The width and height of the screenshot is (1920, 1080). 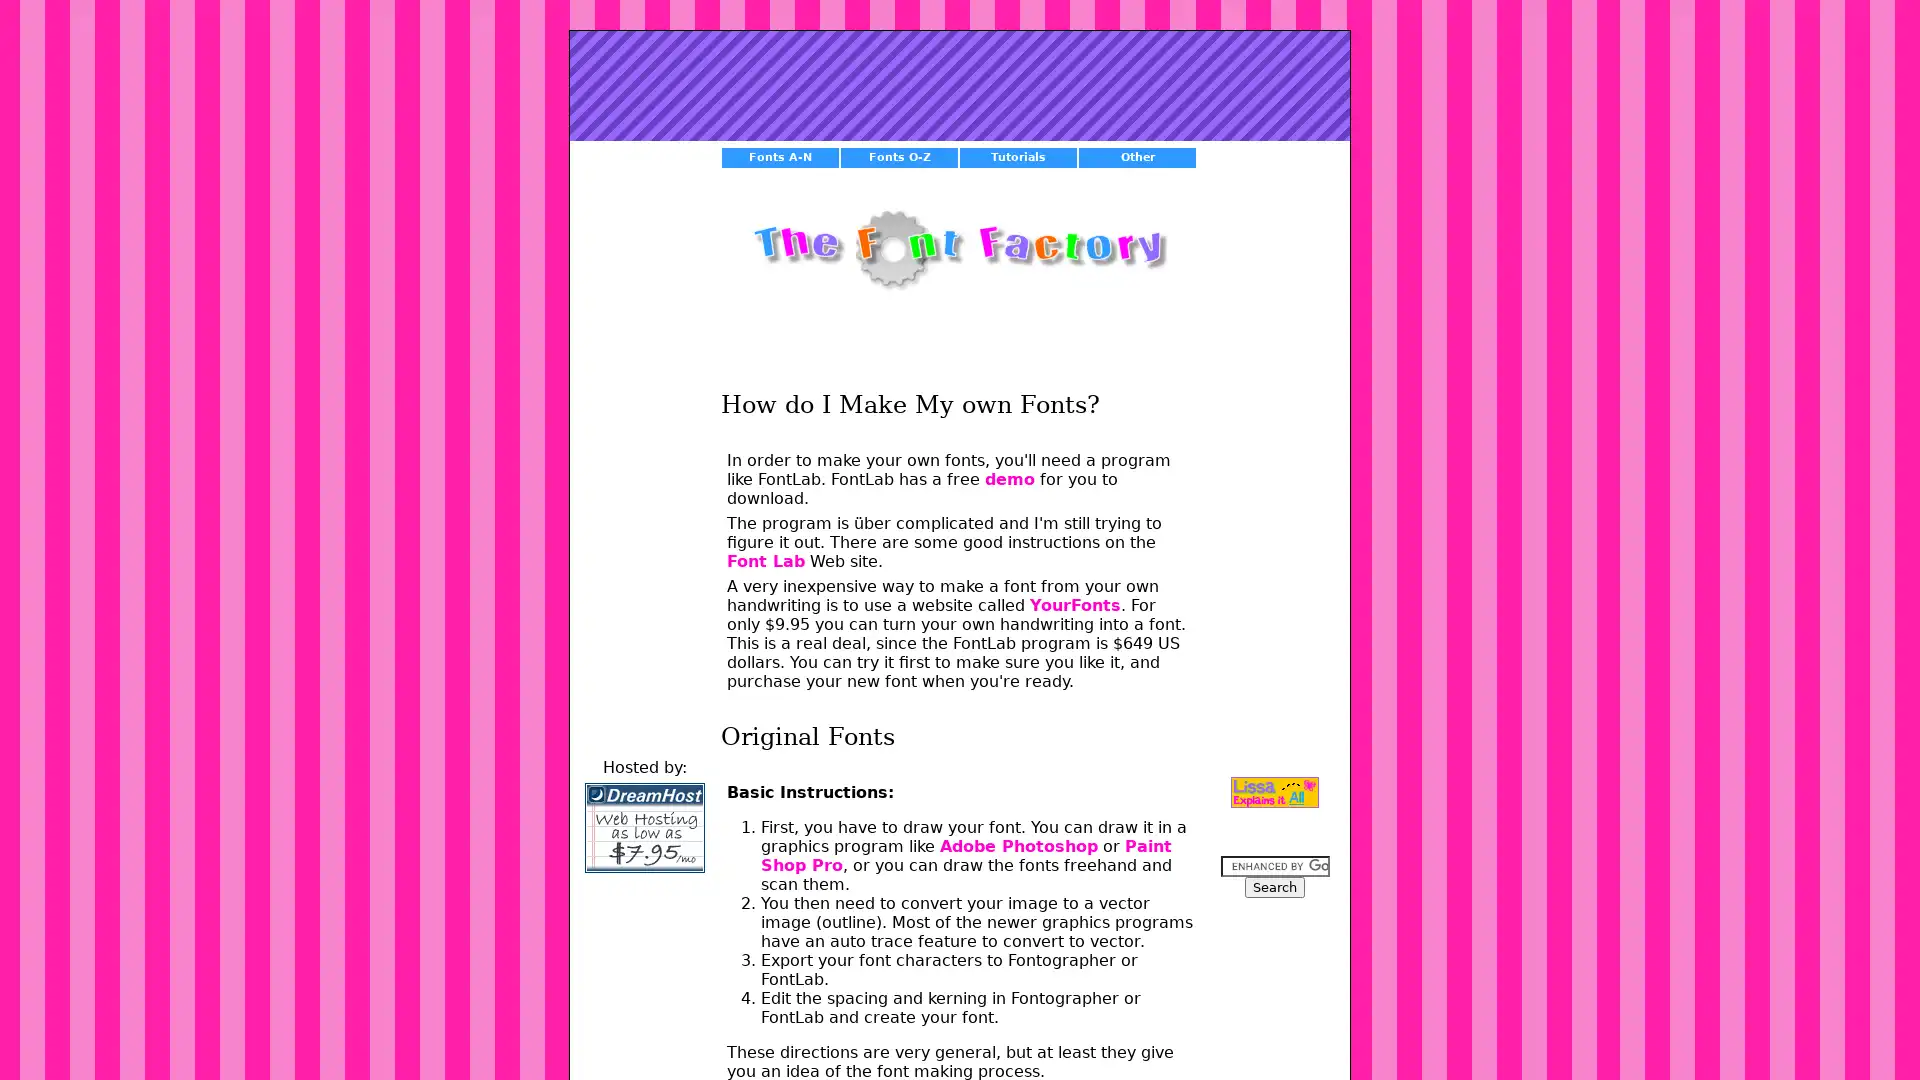 I want to click on Search, so click(x=1274, y=886).